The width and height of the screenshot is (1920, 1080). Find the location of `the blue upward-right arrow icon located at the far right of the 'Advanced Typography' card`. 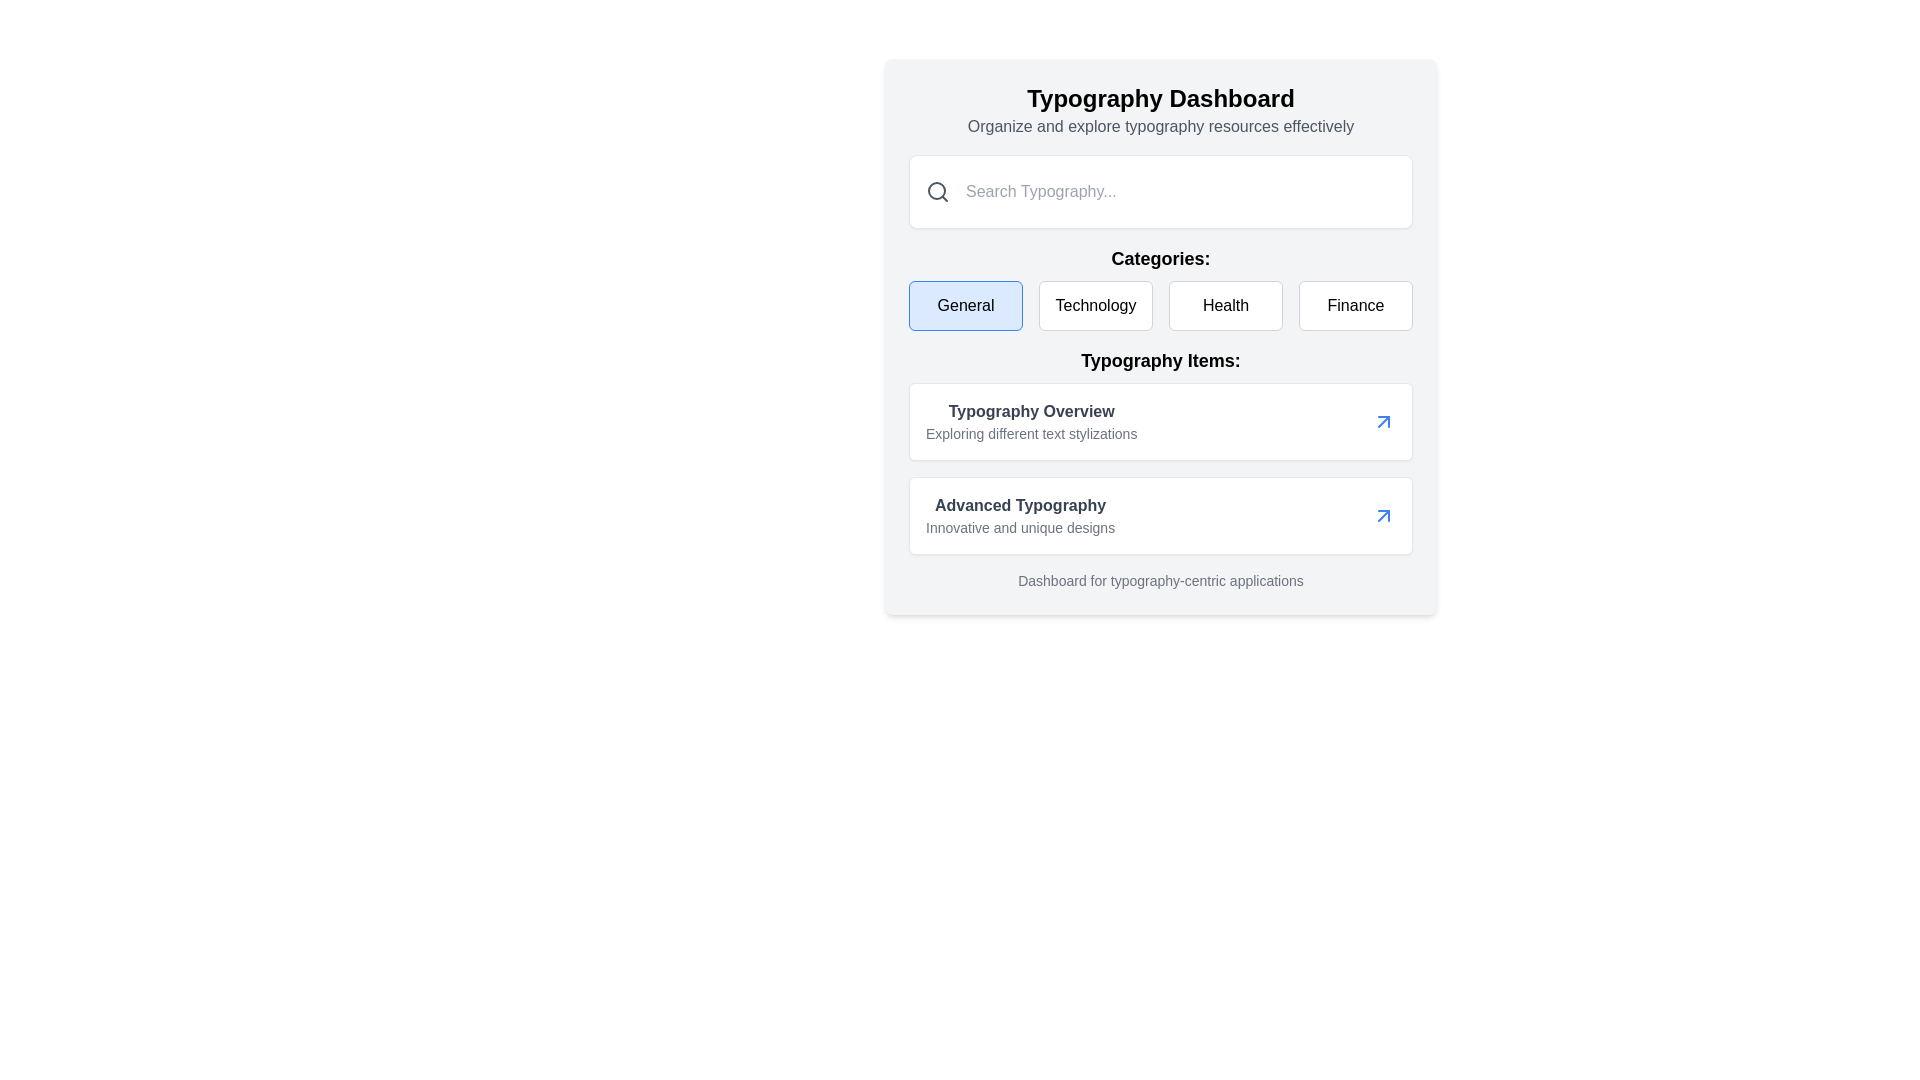

the blue upward-right arrow icon located at the far right of the 'Advanced Typography' card is located at coordinates (1382, 515).